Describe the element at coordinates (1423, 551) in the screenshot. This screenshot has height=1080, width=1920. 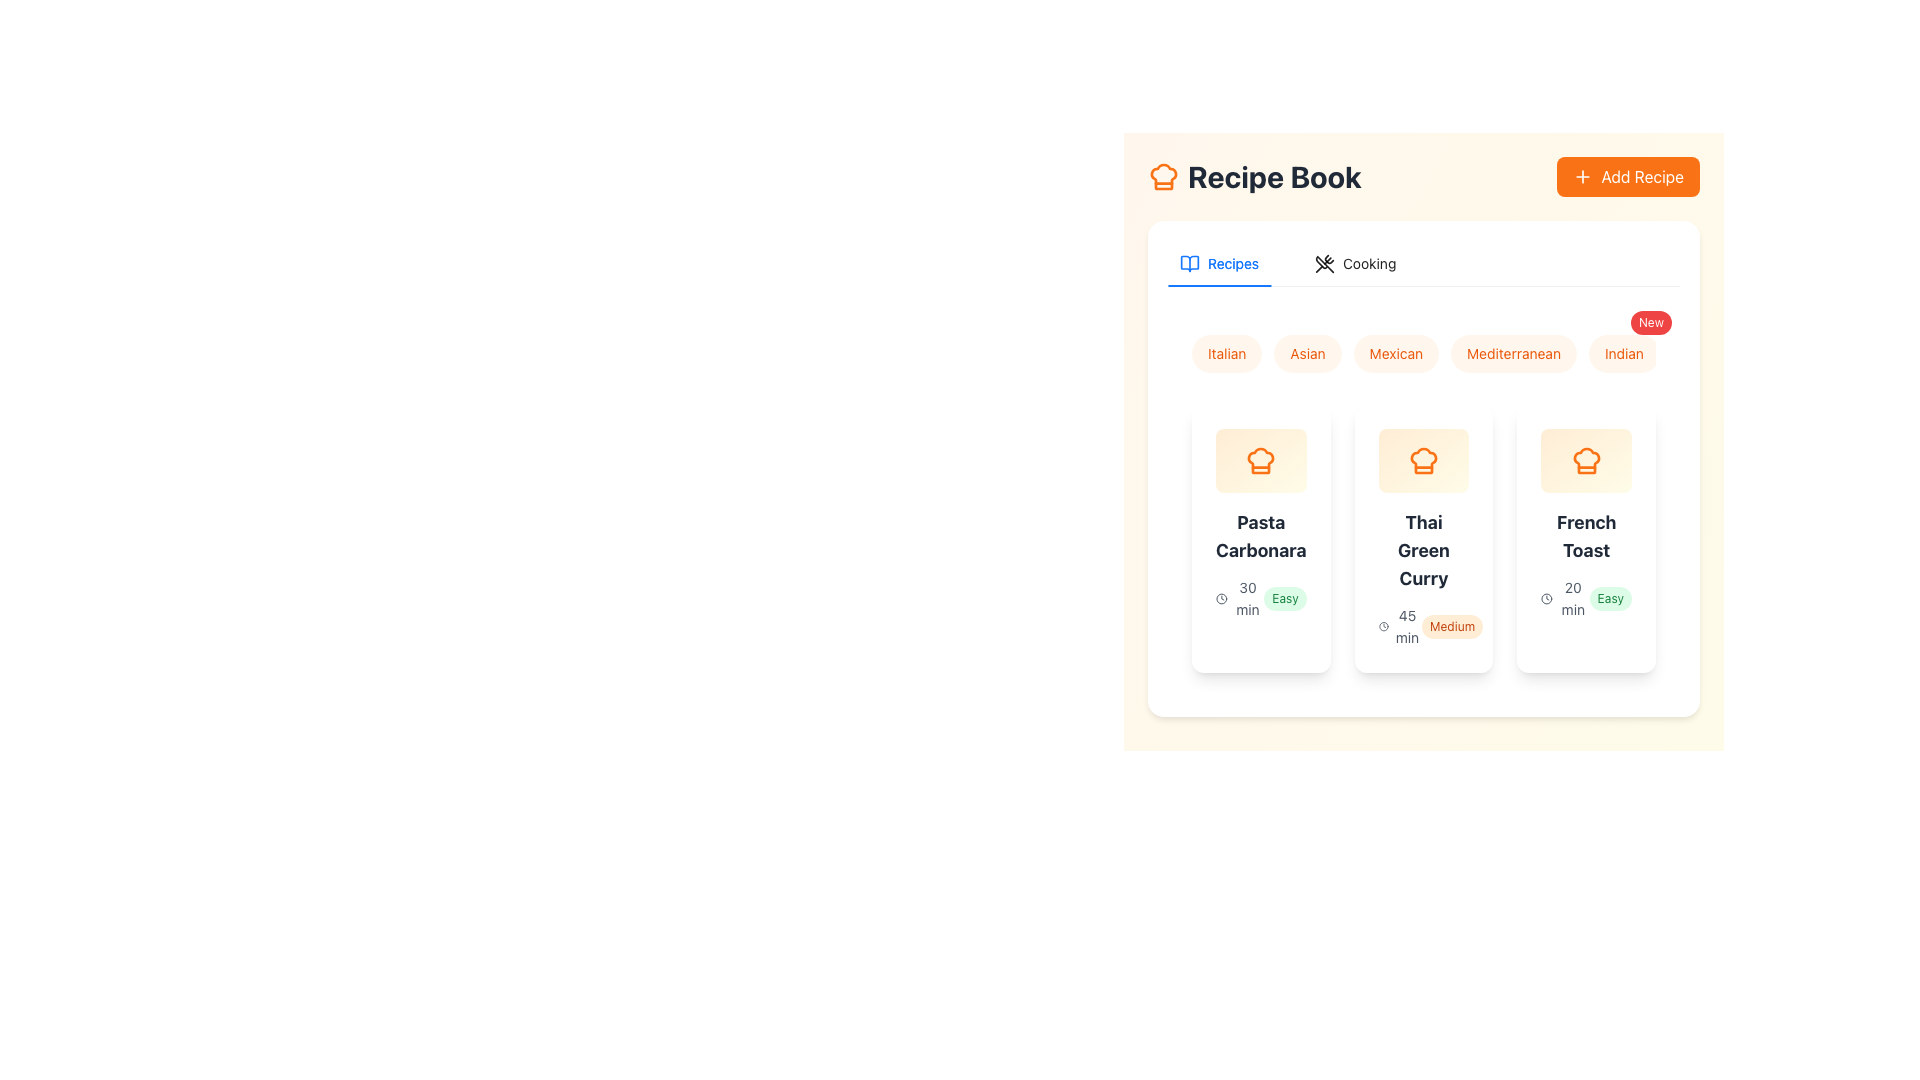
I see `text label 'Thai Green Curry', which is a bold title displayed in a large font size and dark gray color, located centrally within a card below a chef's hat icon` at that location.